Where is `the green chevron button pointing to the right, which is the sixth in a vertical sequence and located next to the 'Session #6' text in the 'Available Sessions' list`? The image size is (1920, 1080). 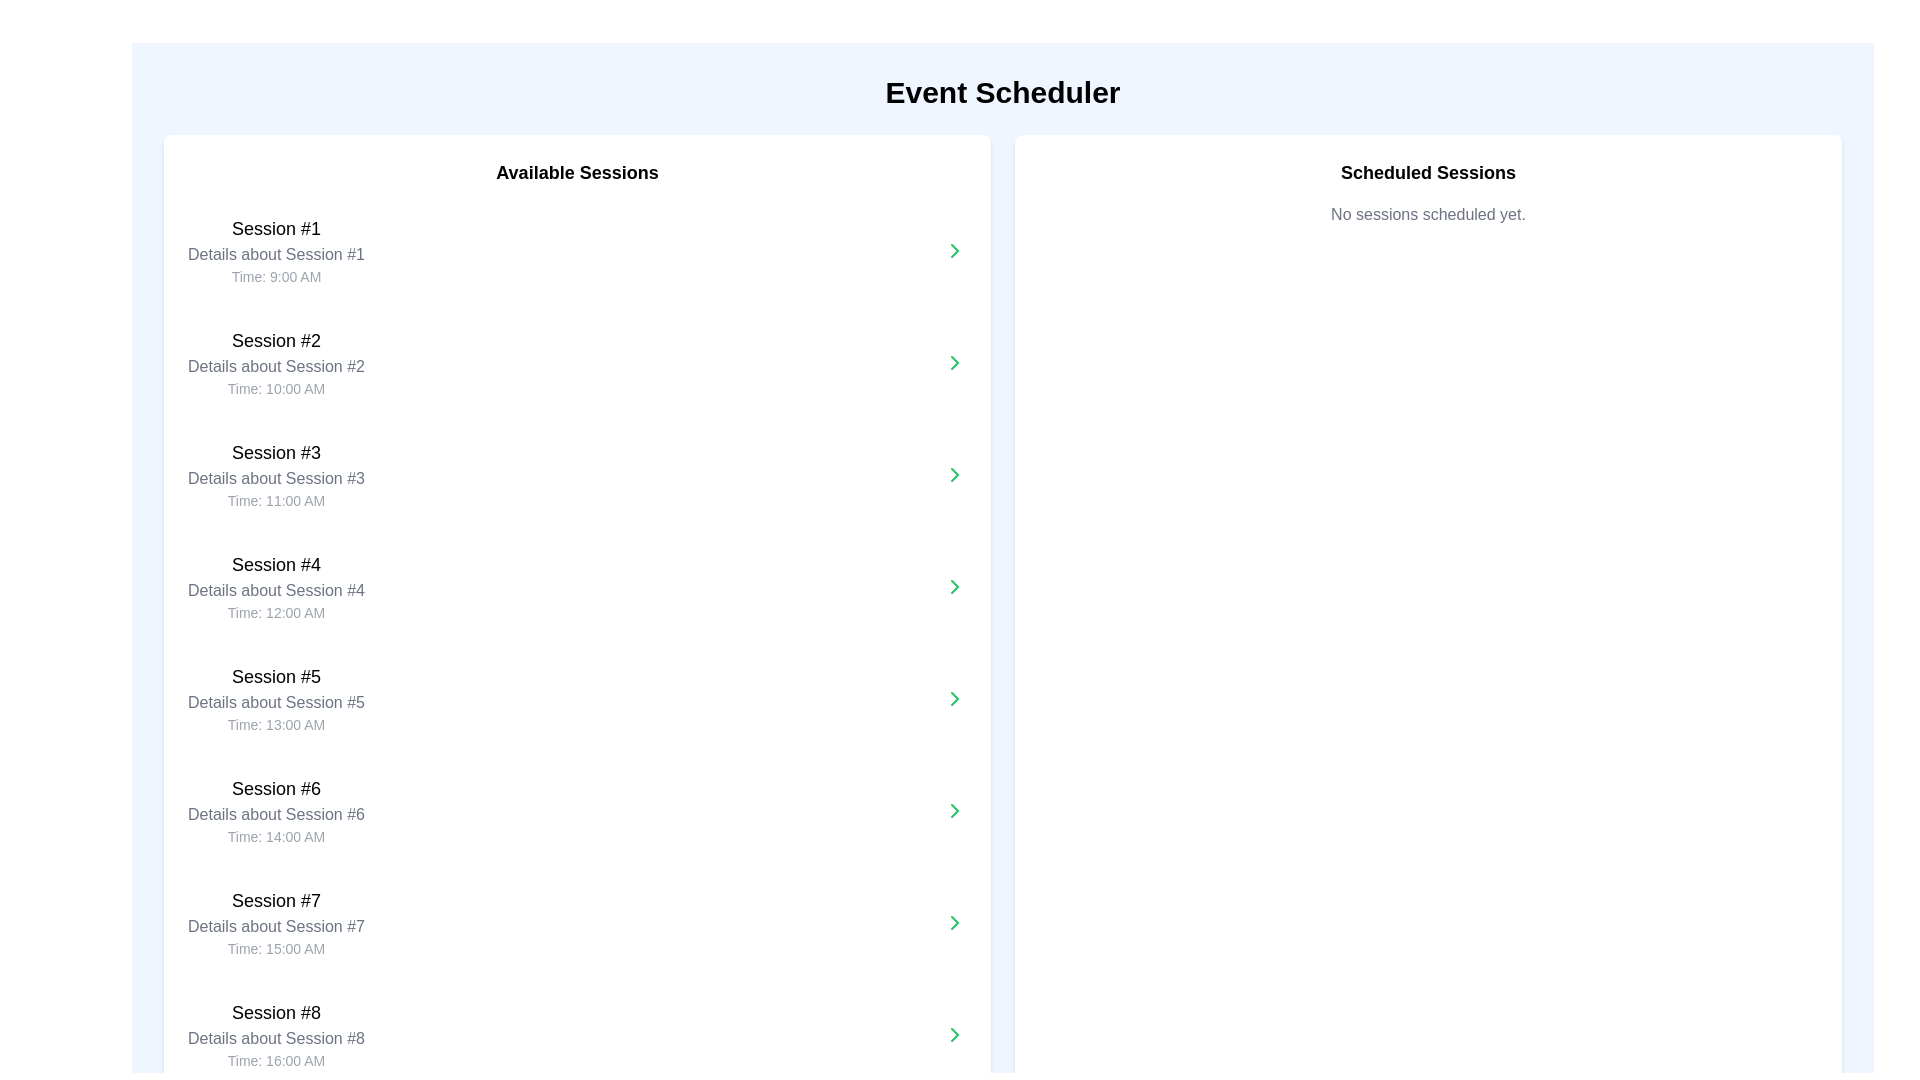
the green chevron button pointing to the right, which is the sixth in a vertical sequence and located next to the 'Session #6' text in the 'Available Sessions' list is located at coordinates (954, 810).